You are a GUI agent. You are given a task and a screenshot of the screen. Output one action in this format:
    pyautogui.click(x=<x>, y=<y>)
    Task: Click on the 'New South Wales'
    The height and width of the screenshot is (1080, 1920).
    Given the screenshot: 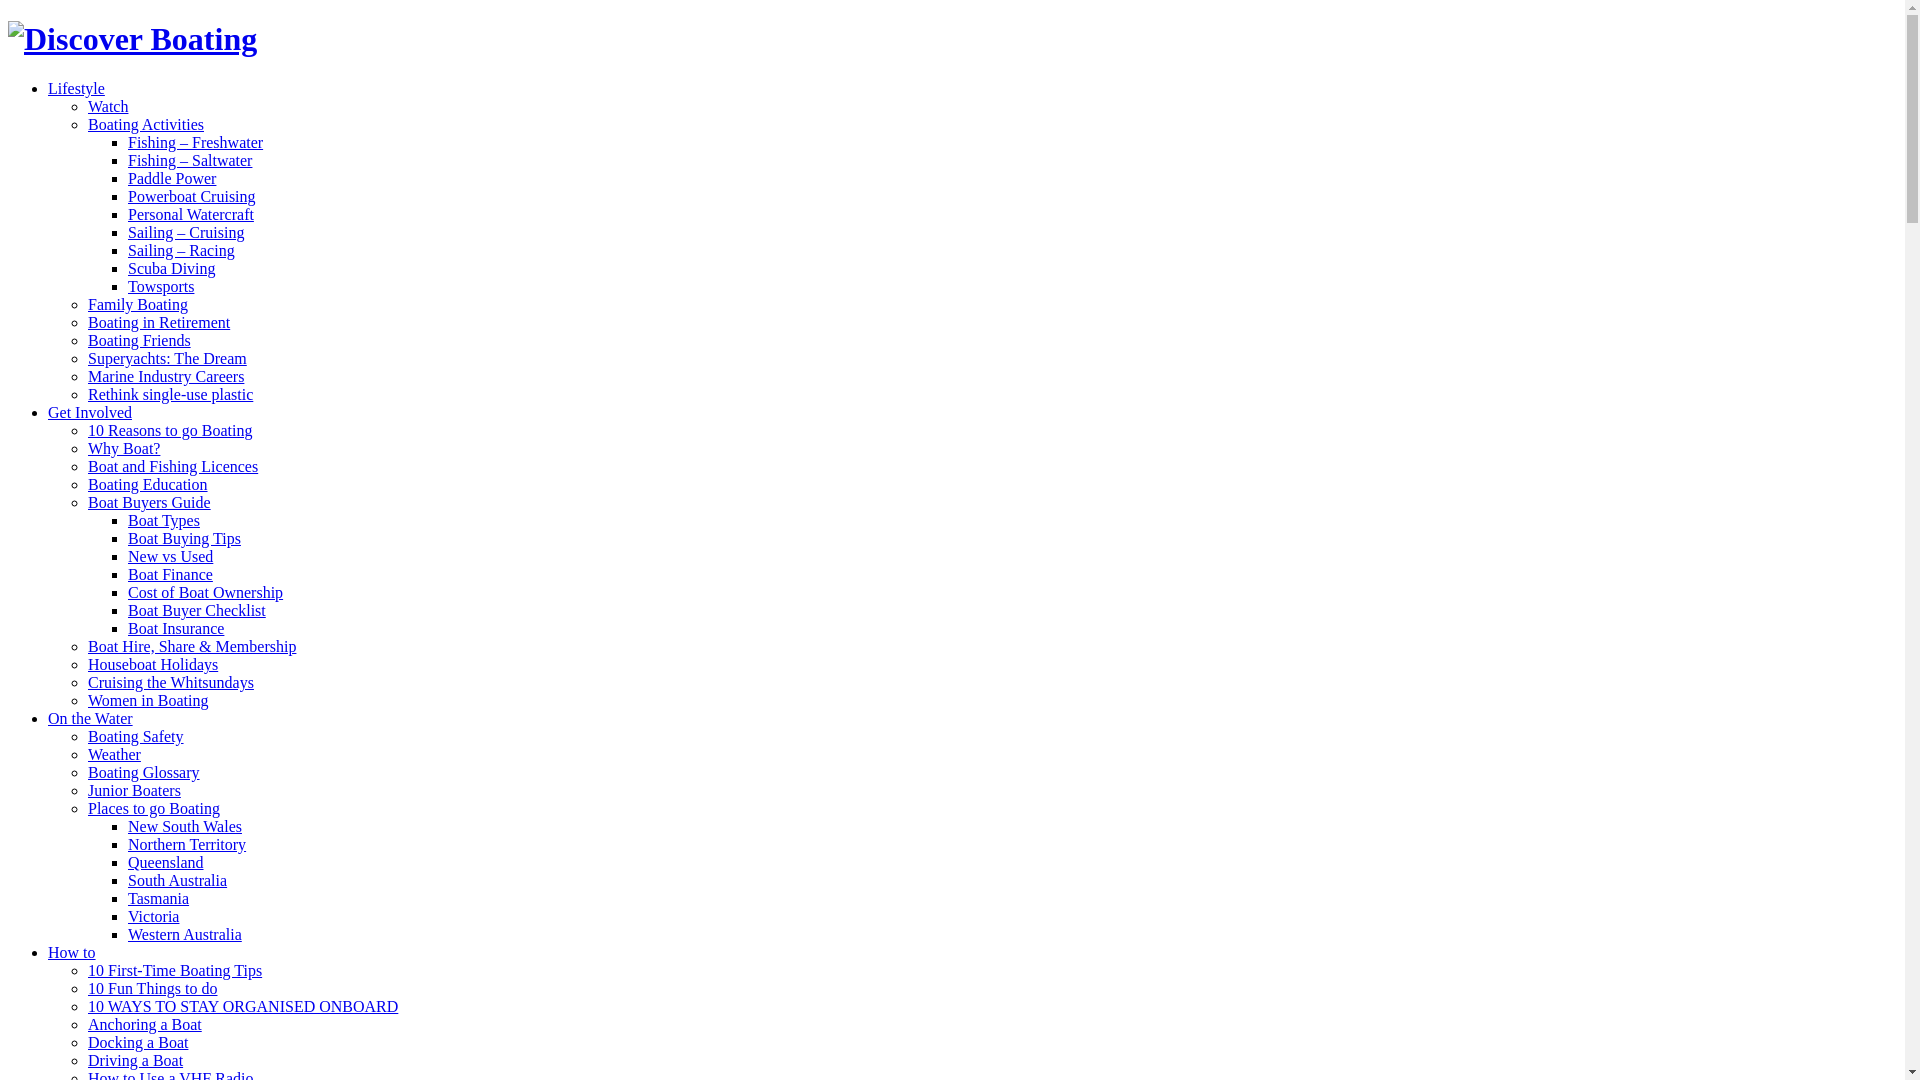 What is the action you would take?
    pyautogui.click(x=185, y=826)
    